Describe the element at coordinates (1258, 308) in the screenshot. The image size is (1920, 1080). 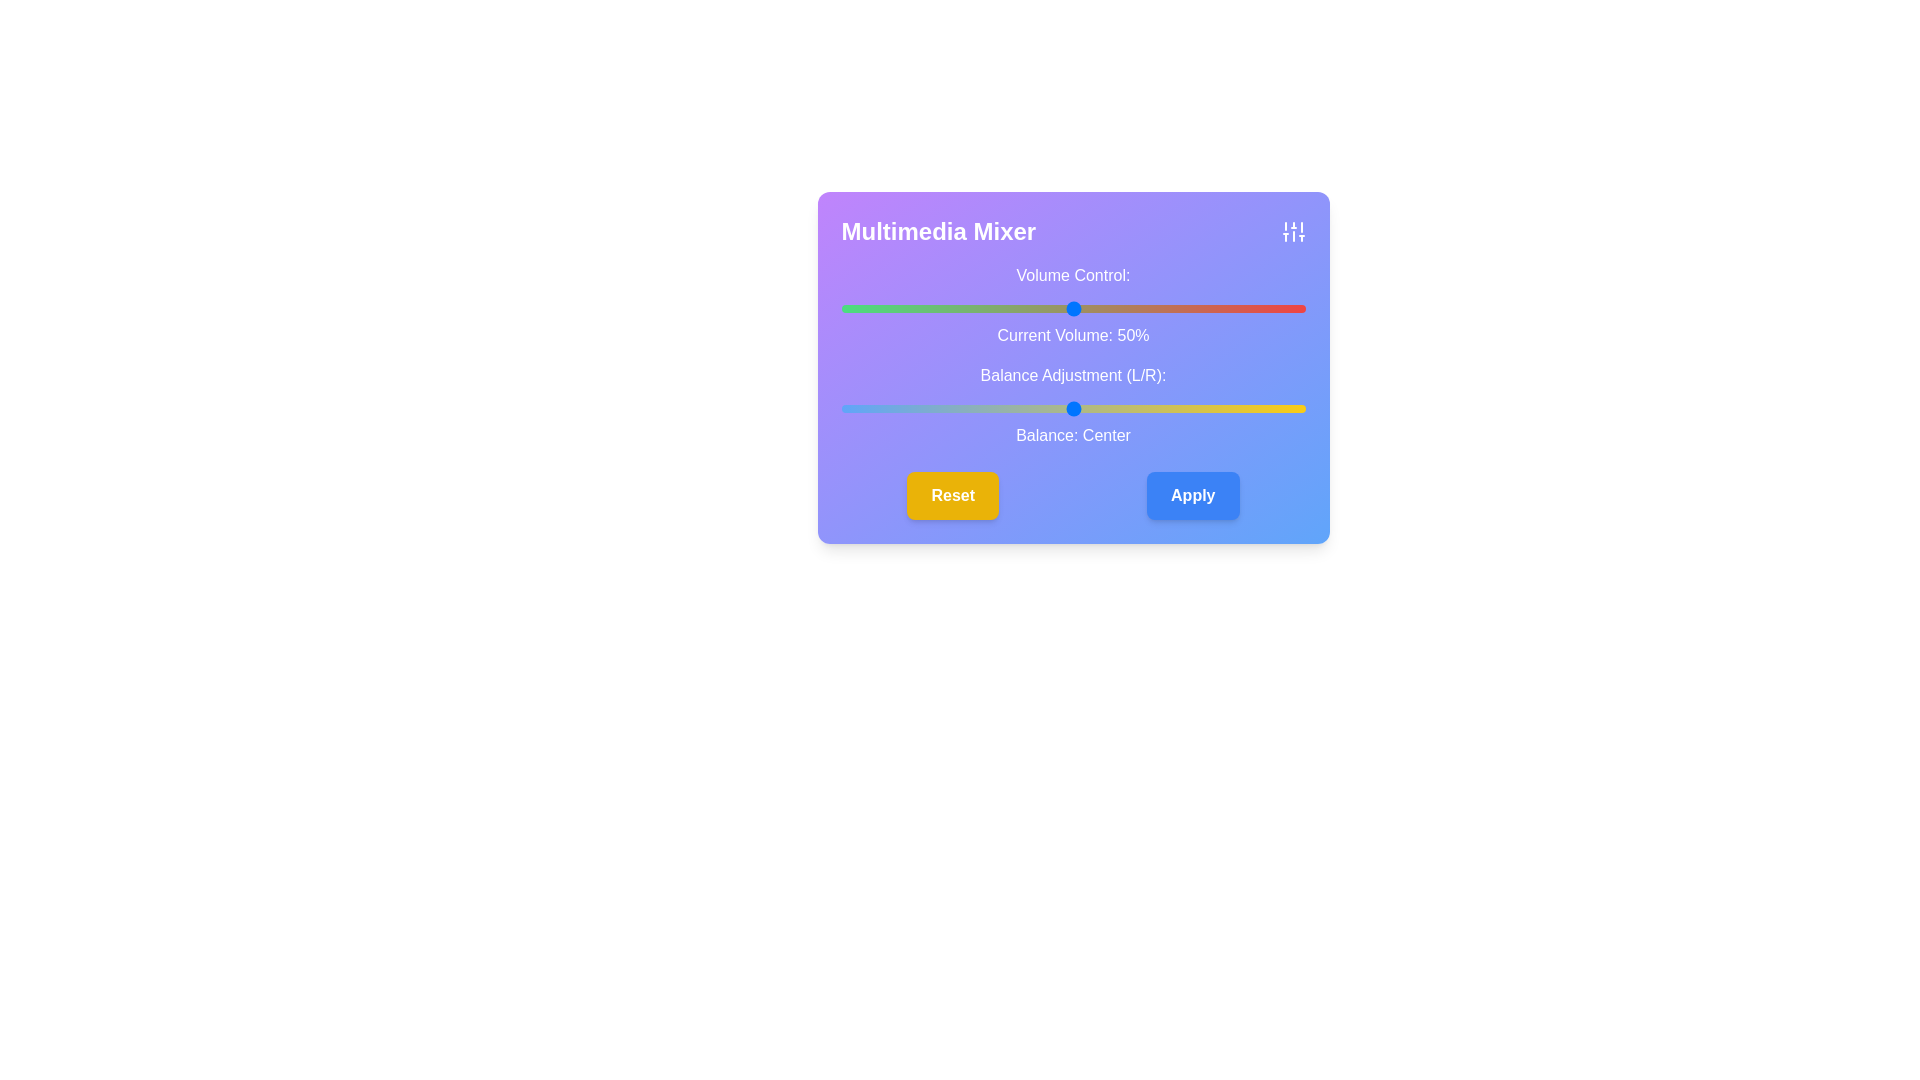
I see `the volume slider to set the volume to 90%` at that location.